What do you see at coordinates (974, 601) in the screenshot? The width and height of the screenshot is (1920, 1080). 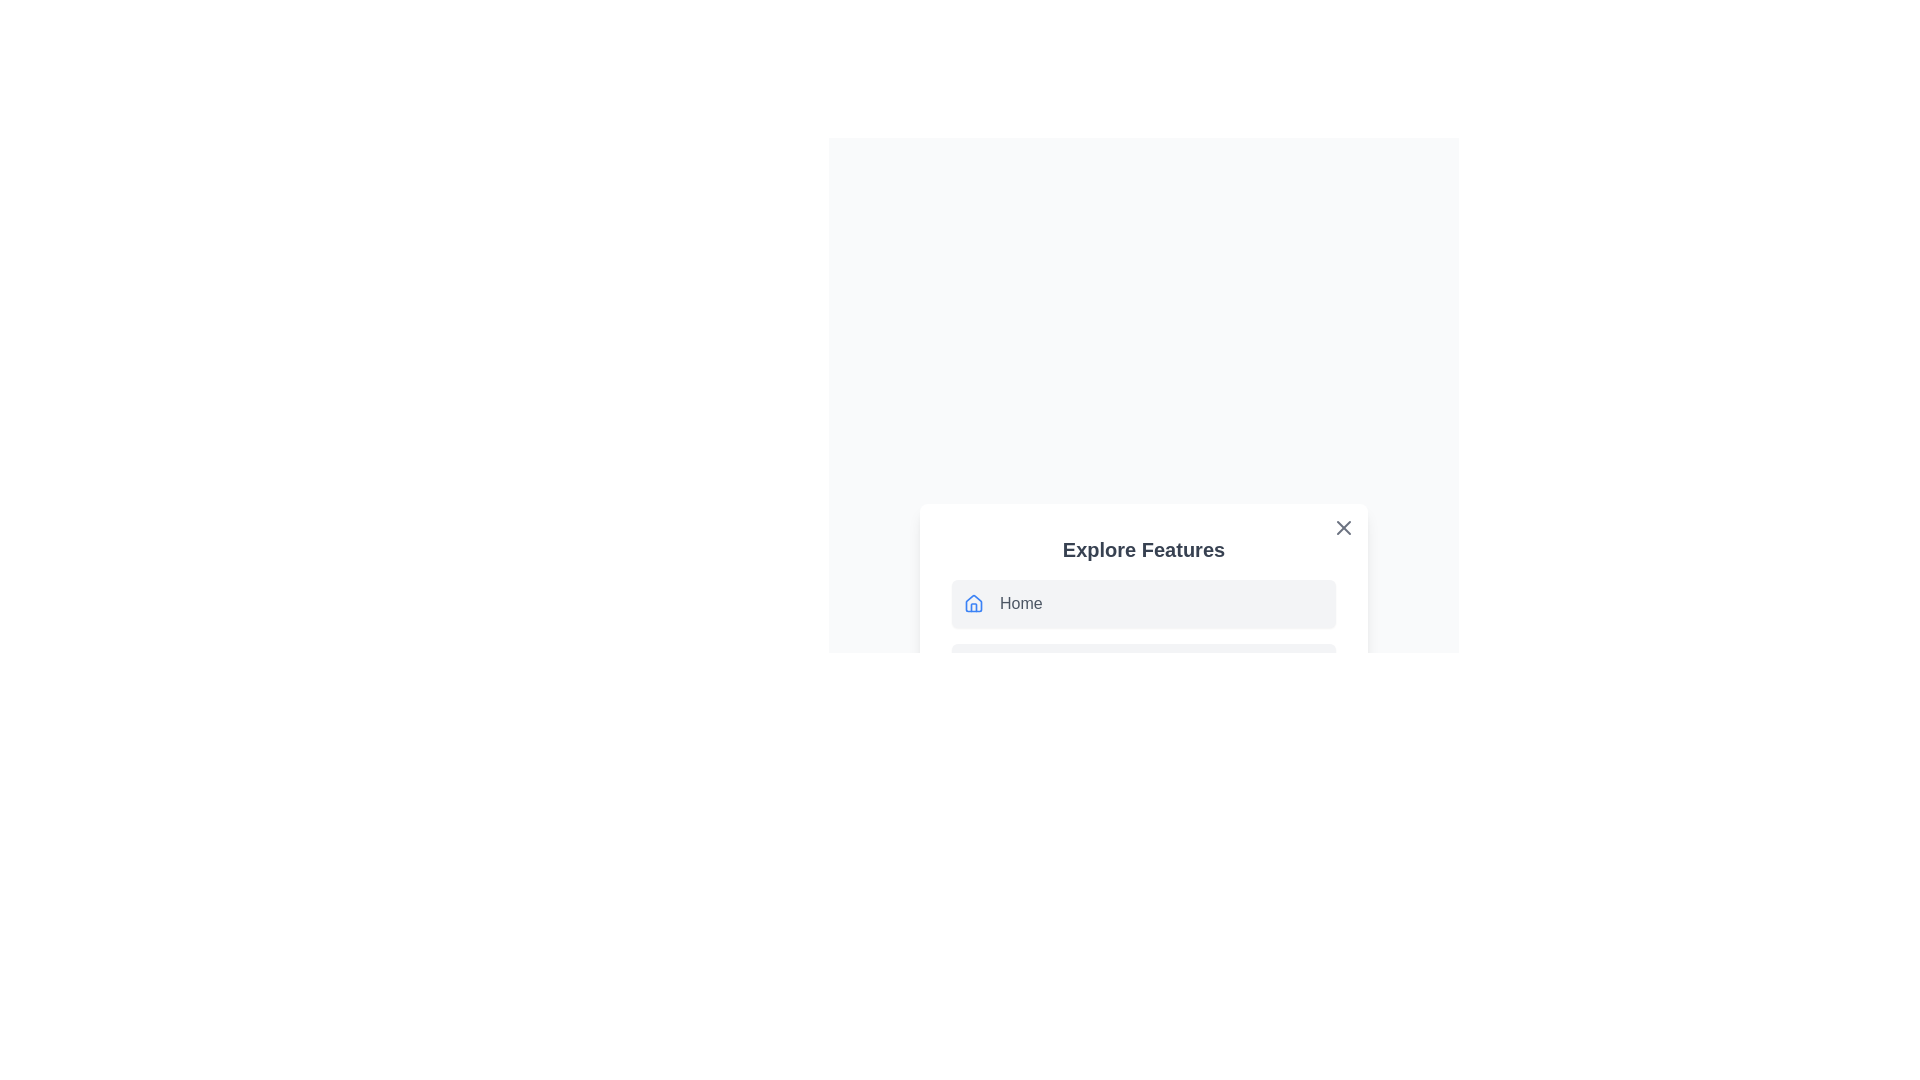 I see `the blue house icon located in the 'Explore Features' panel, adjacent to the text 'Home'` at bounding box center [974, 601].